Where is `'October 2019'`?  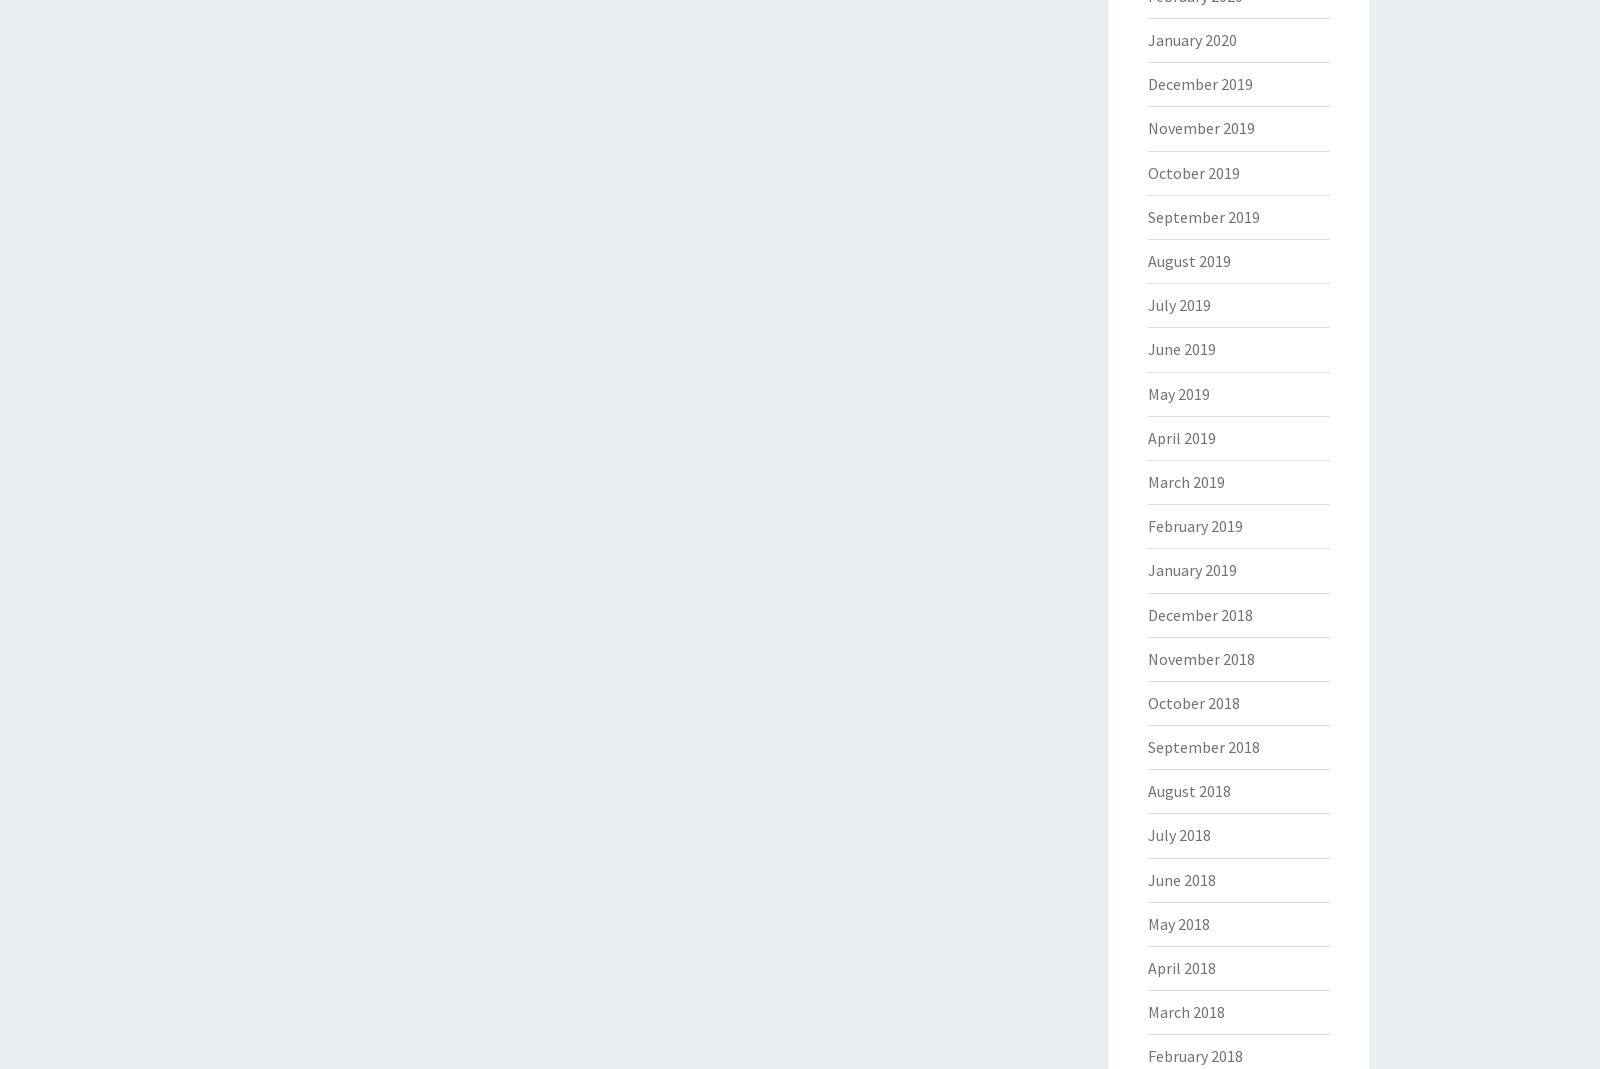 'October 2019' is located at coordinates (1192, 172).